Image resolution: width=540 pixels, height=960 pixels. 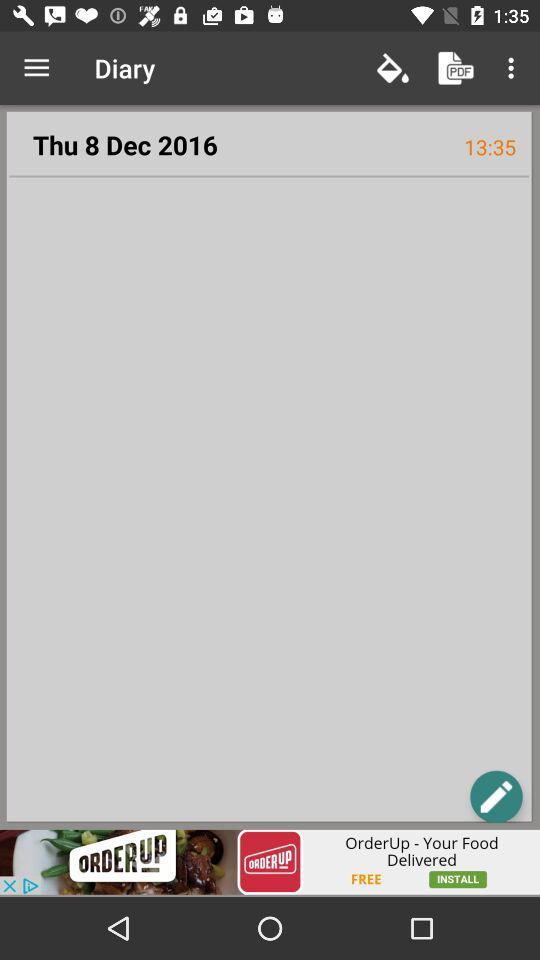 What do you see at coordinates (495, 796) in the screenshot?
I see `open new note` at bounding box center [495, 796].